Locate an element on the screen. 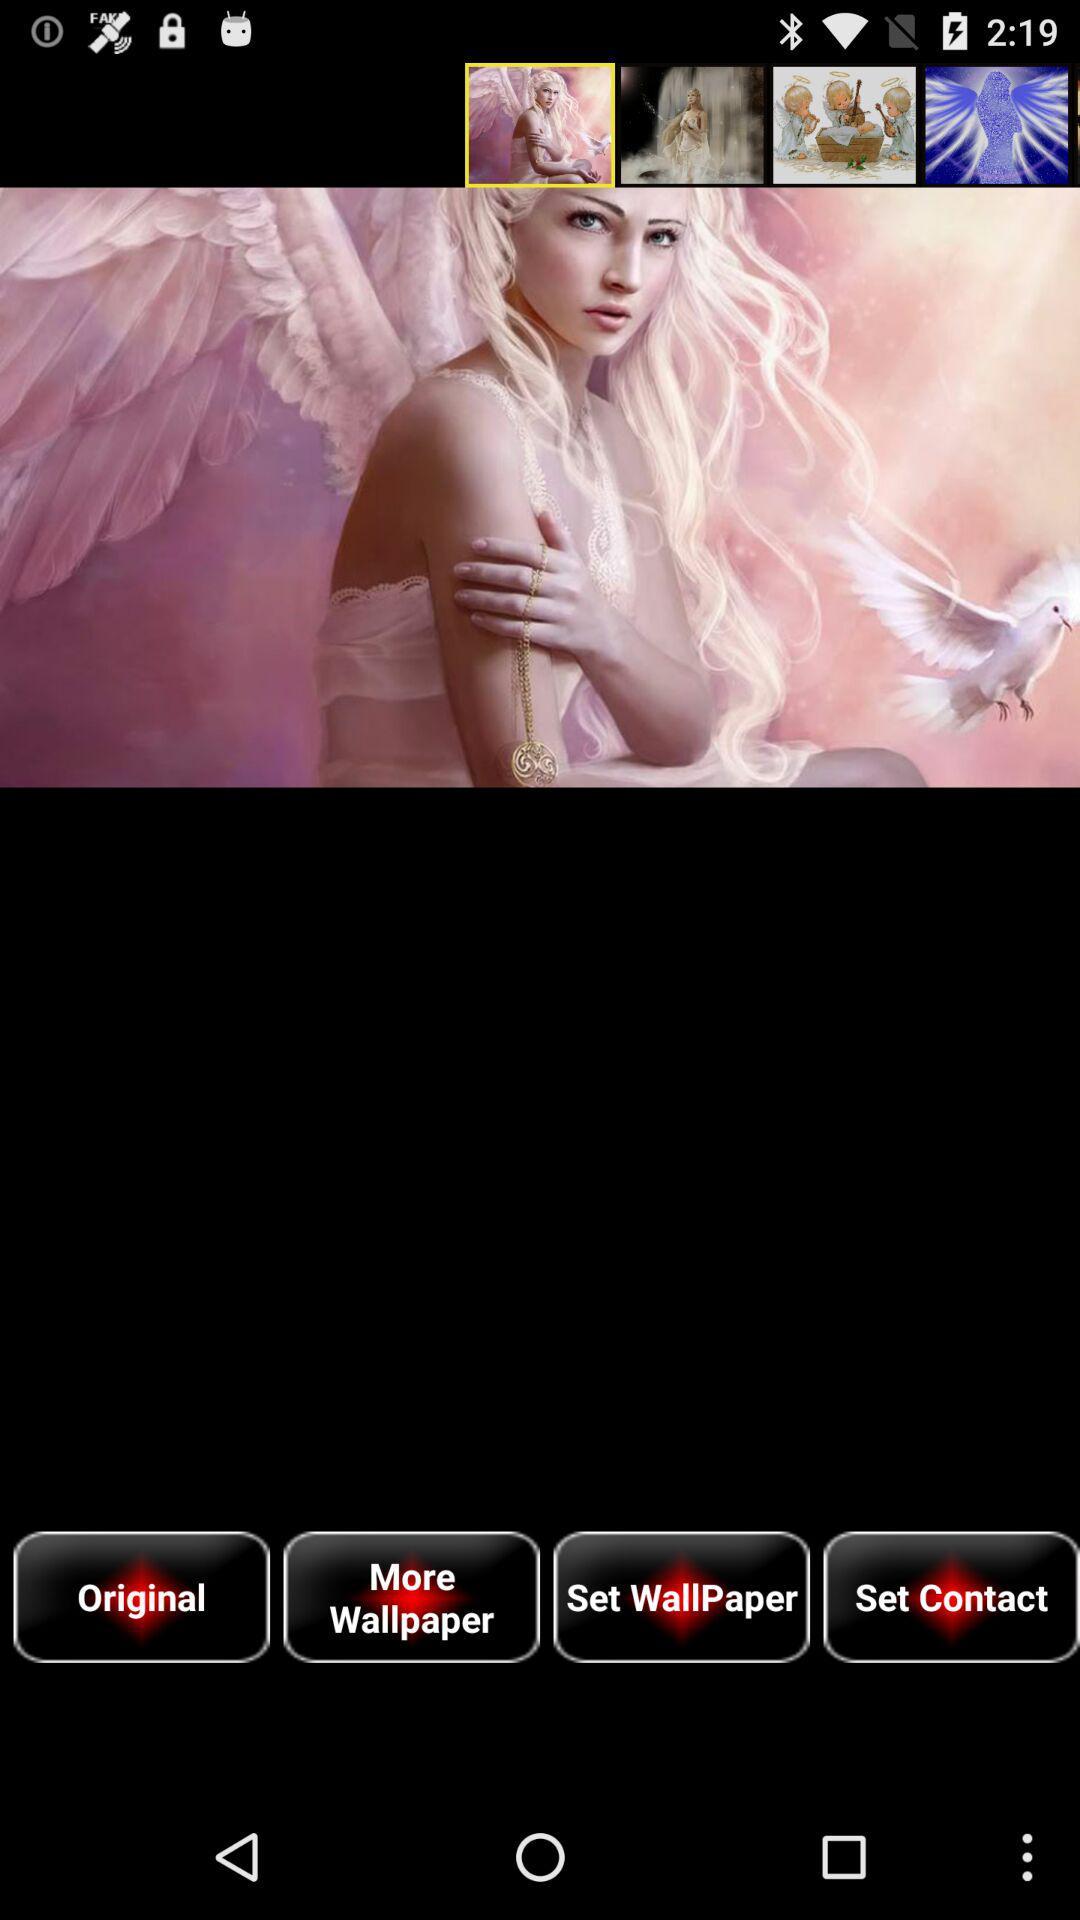 This screenshot has height=1920, width=1080. original at the bottom left corner is located at coordinates (140, 1596).